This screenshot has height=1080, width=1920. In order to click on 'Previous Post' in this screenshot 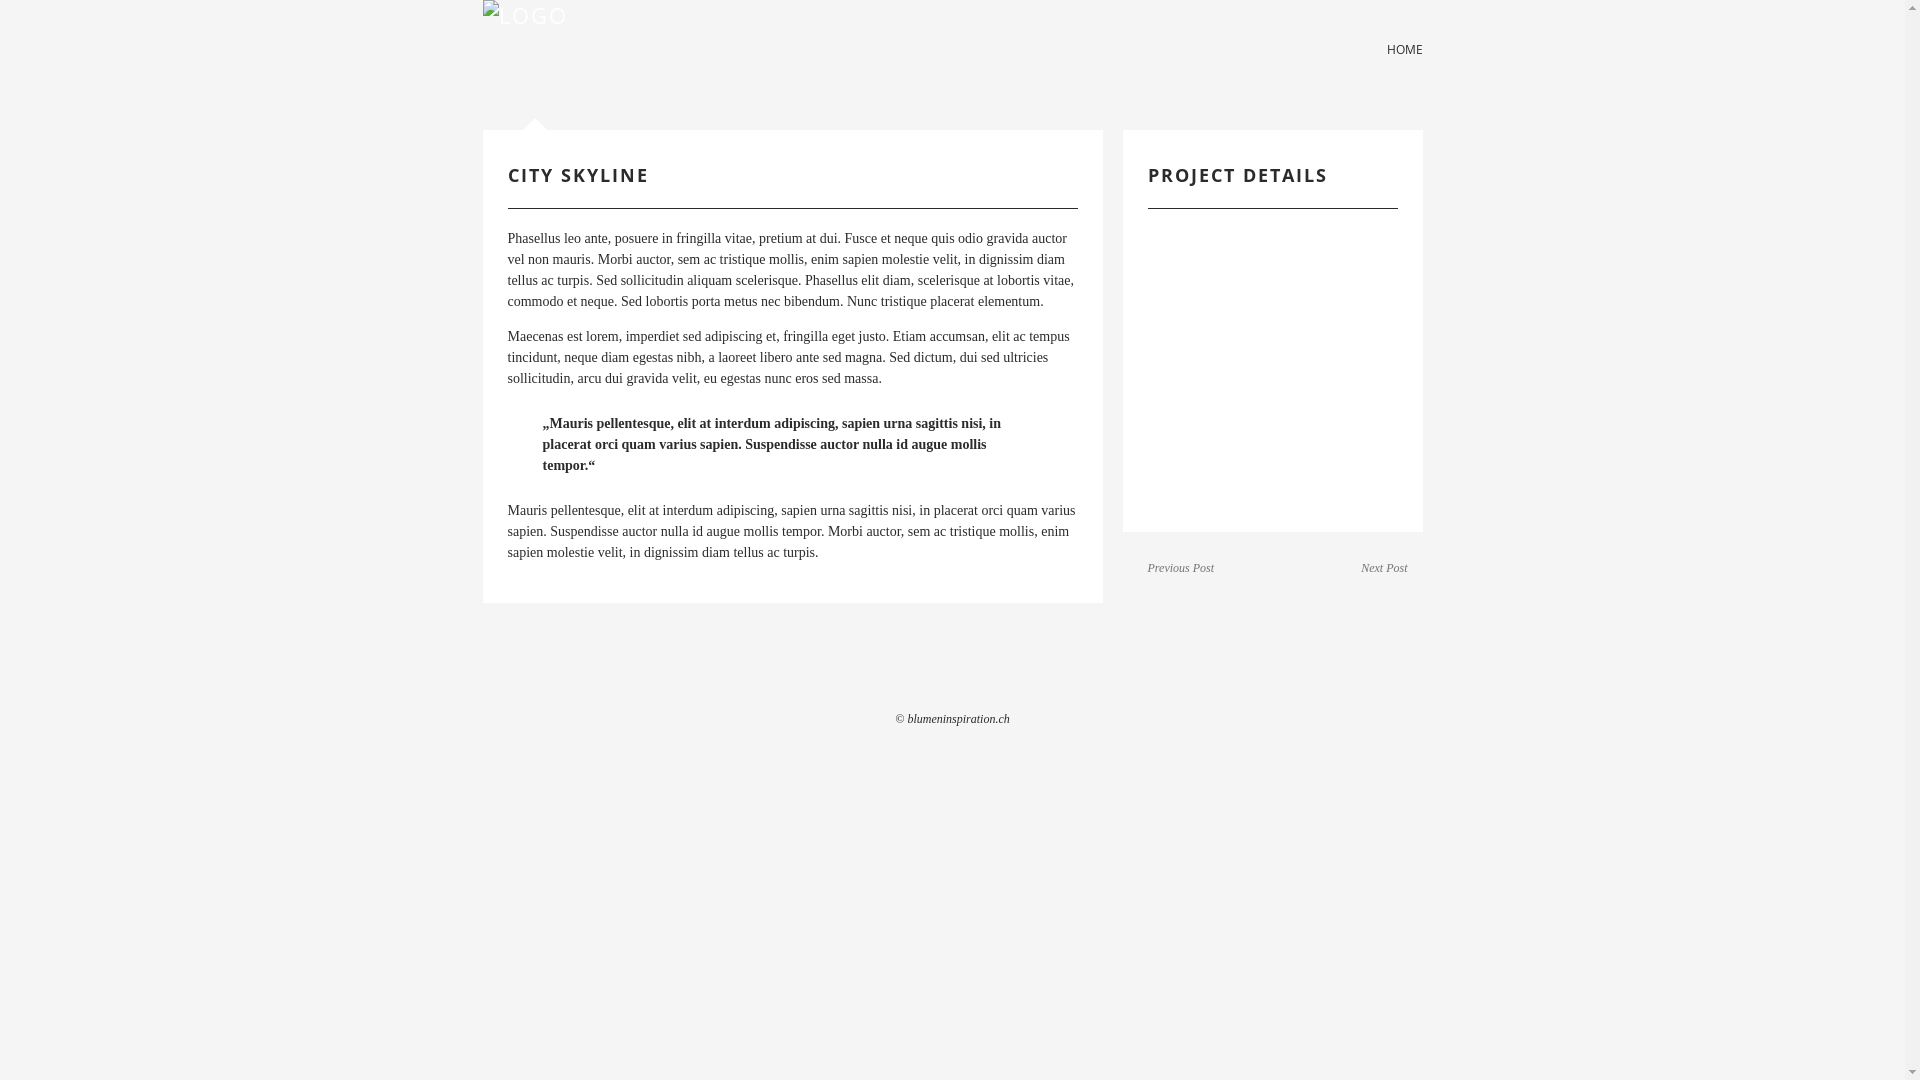, I will do `click(1181, 567)`.